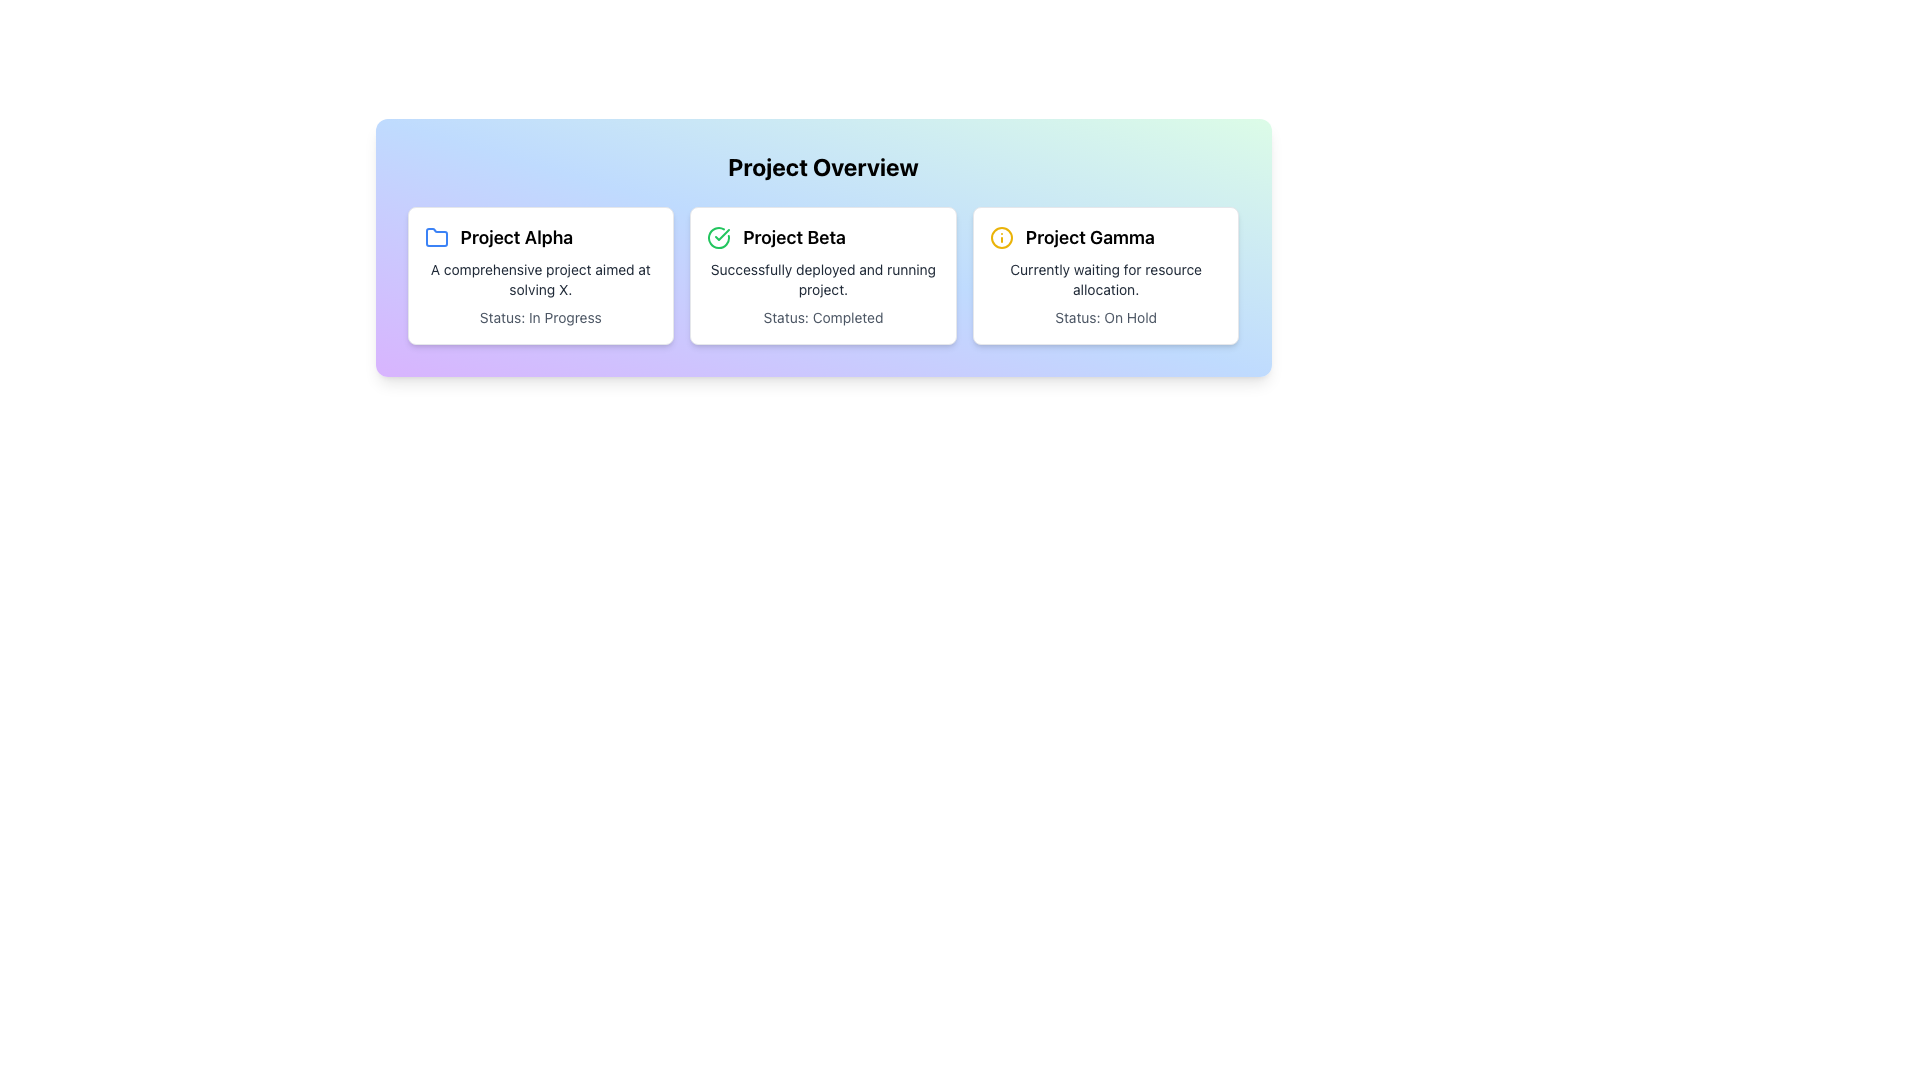 The height and width of the screenshot is (1080, 1920). I want to click on information displayed on the 'Project Alpha' card, which features a blue folder icon, bold text, and a status indicating 'In Progress', so click(540, 276).